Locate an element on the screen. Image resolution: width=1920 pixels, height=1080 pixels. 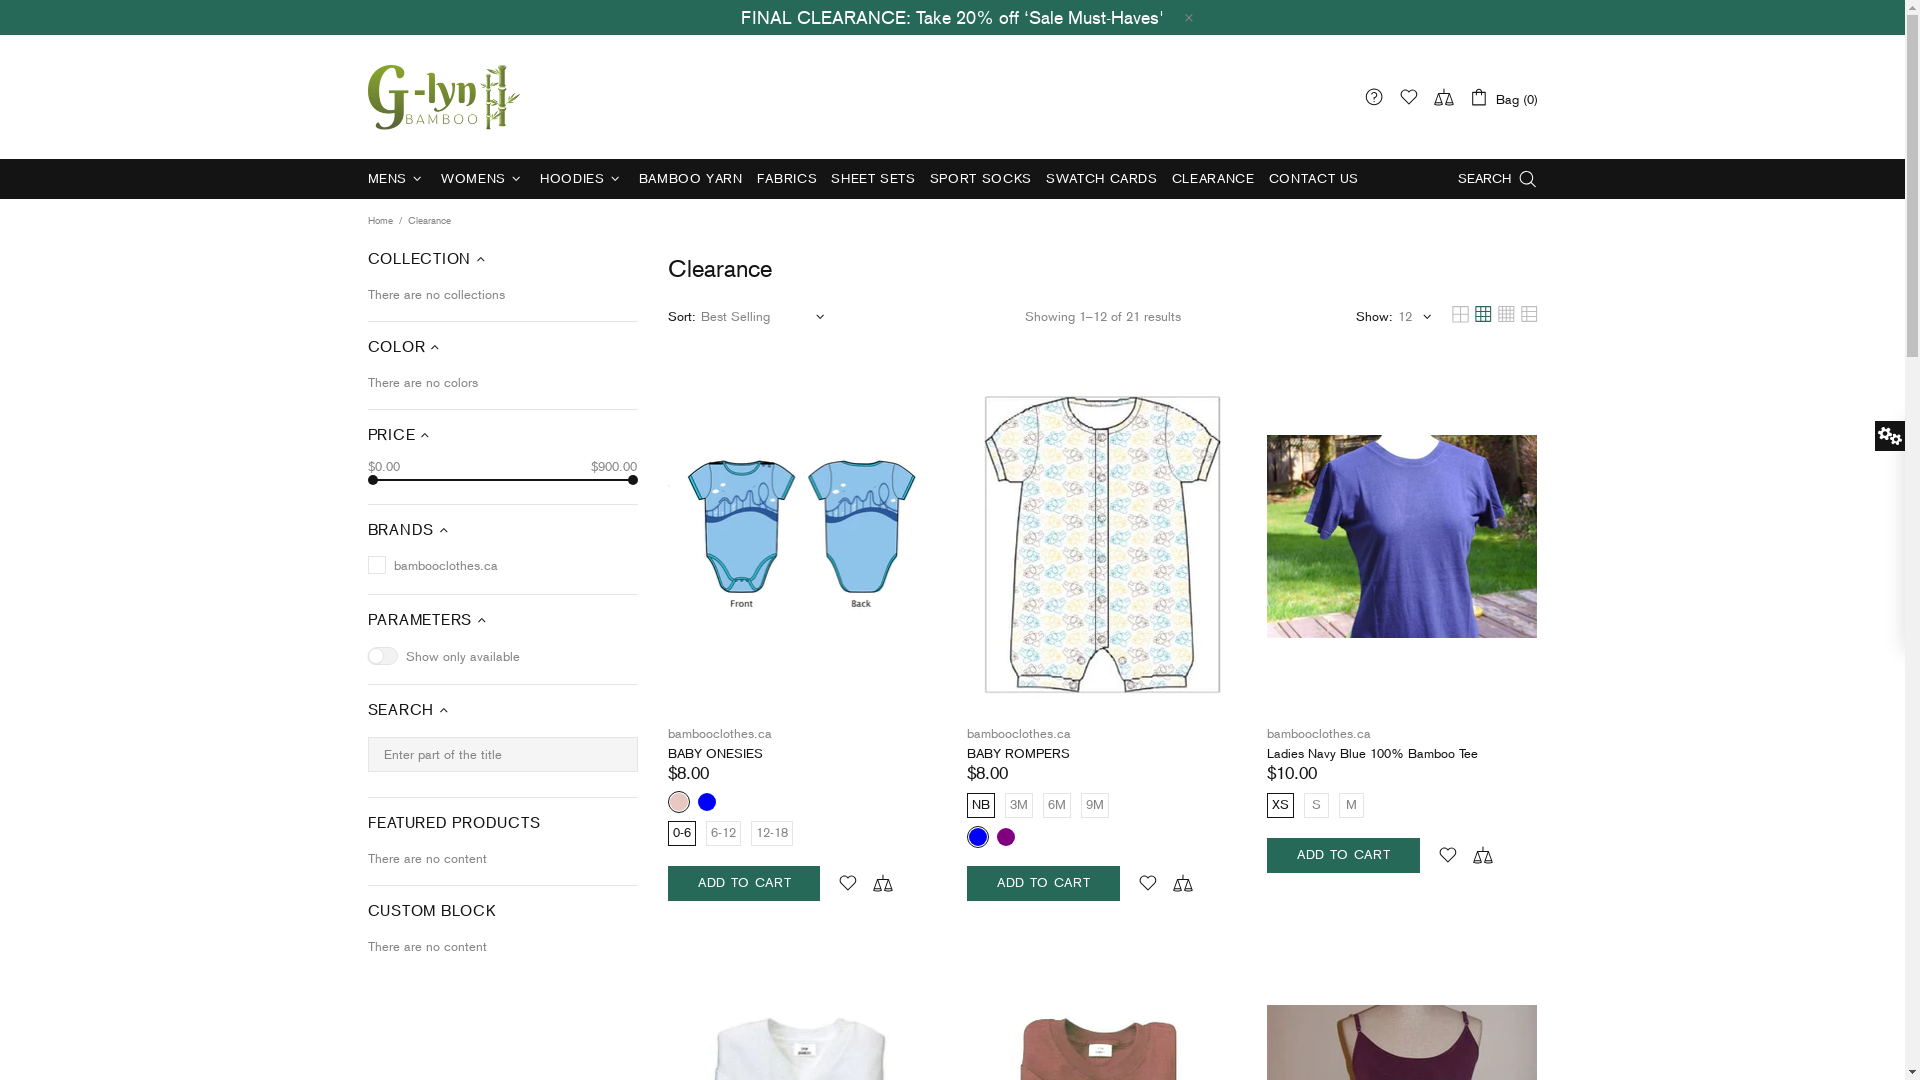
'bambooclothes.ca' is located at coordinates (720, 733).